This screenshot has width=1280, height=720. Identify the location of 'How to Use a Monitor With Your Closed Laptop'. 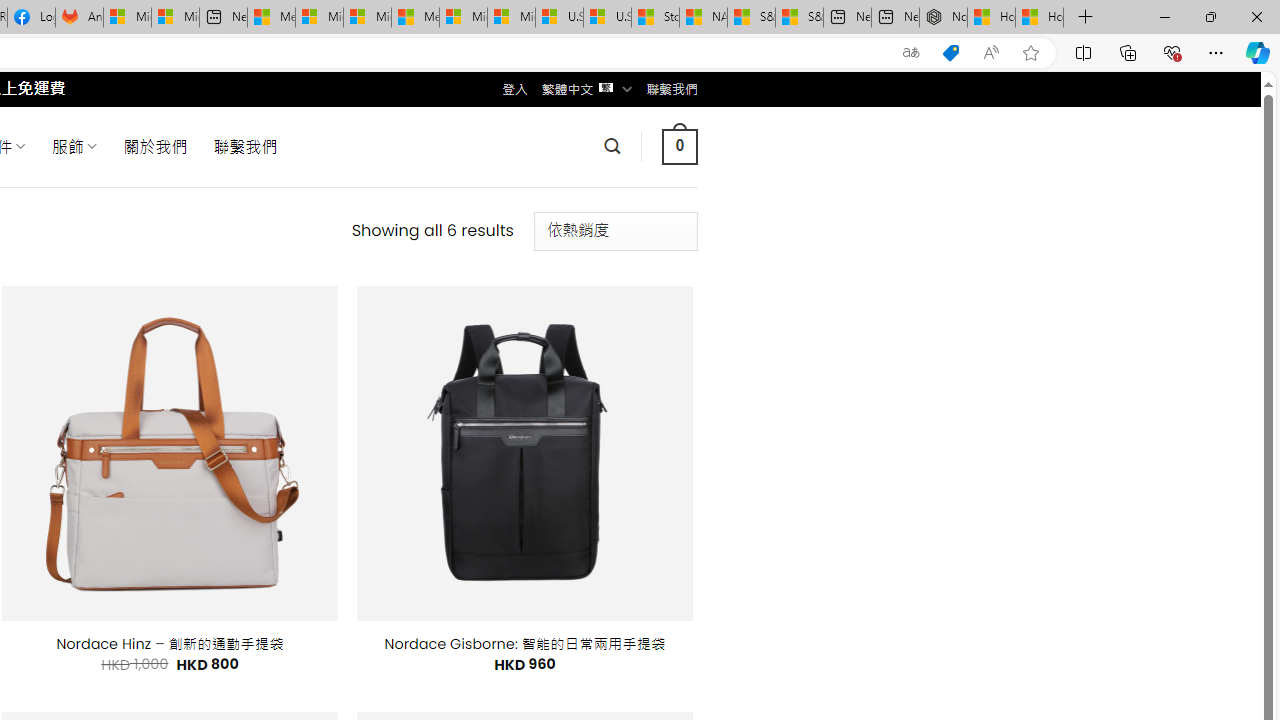
(1040, 17).